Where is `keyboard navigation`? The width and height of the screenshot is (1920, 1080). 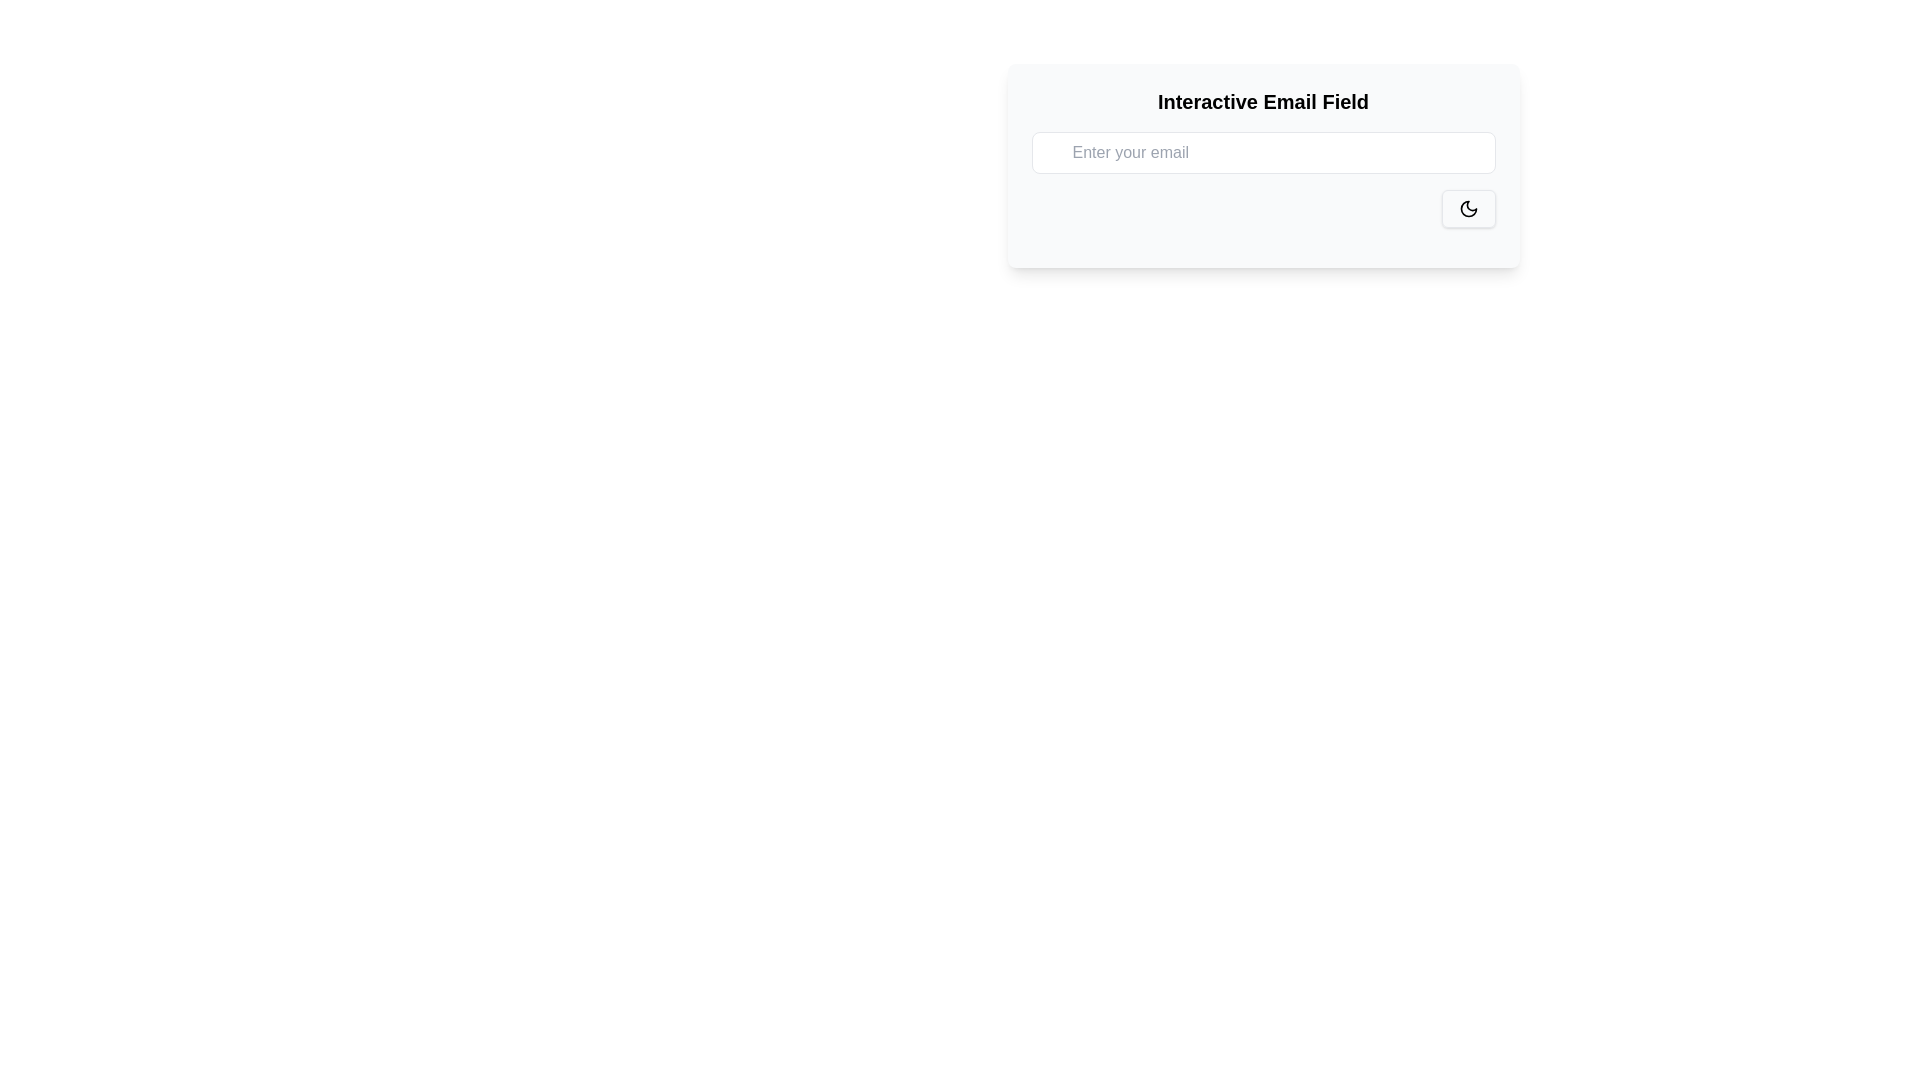
keyboard navigation is located at coordinates (1468, 208).